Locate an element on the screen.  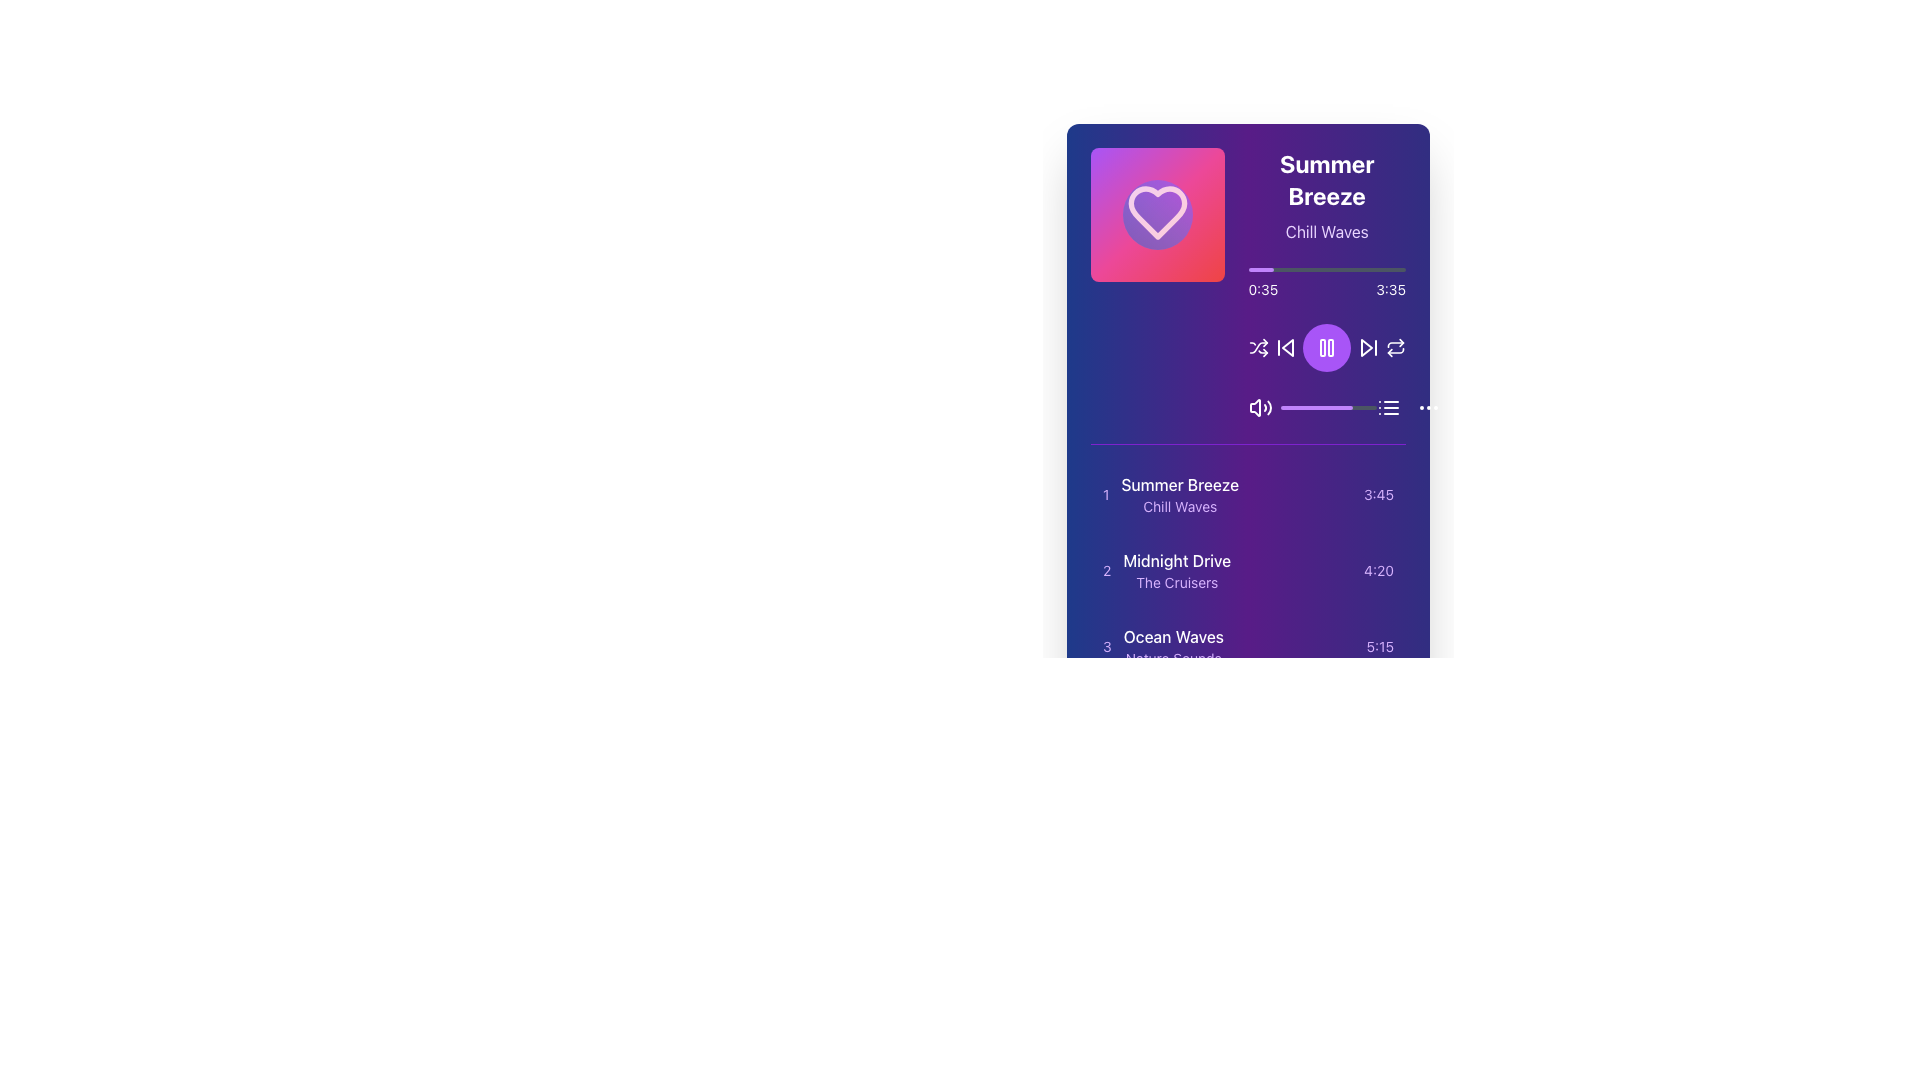
the repeat/loop playback button located on the rightmost side of the audio player control section is located at coordinates (1395, 346).